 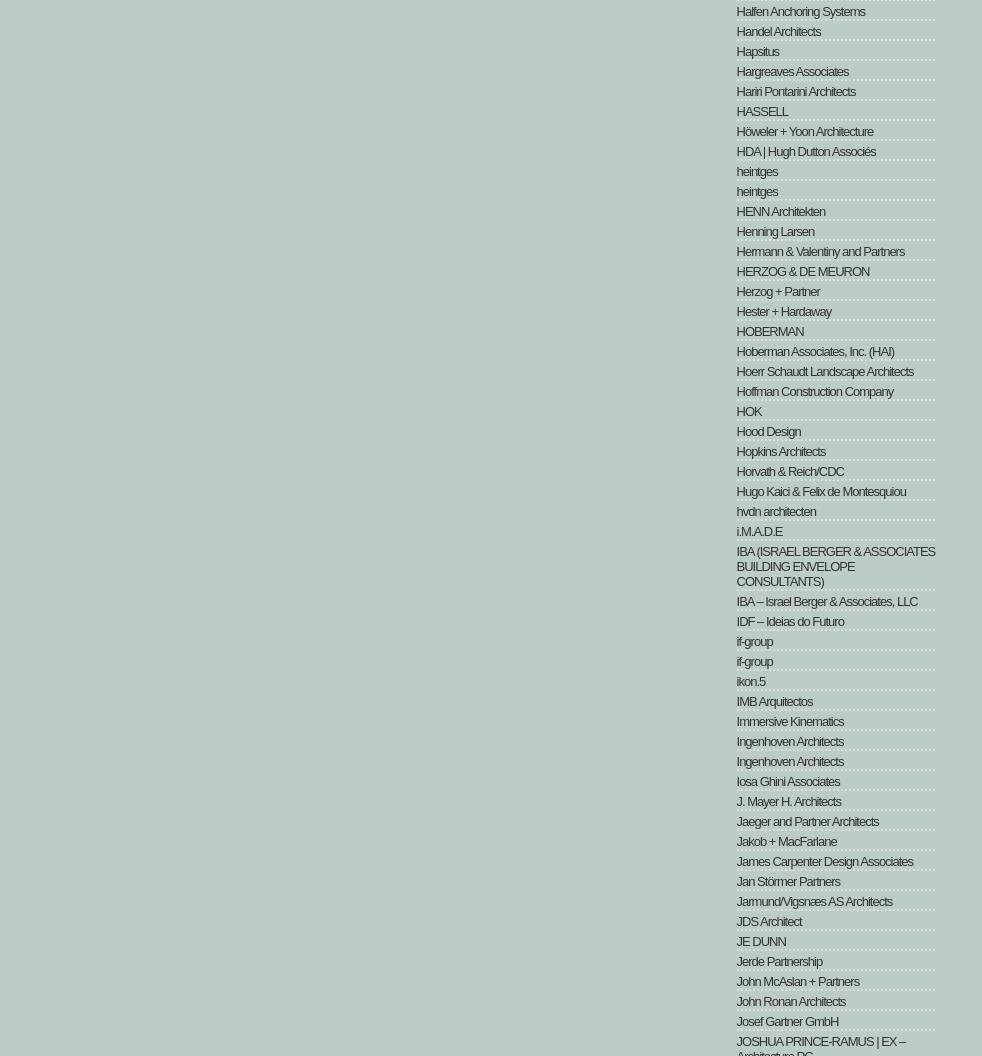 What do you see at coordinates (785, 841) in the screenshot?
I see `'Jakob + MacFarlane'` at bounding box center [785, 841].